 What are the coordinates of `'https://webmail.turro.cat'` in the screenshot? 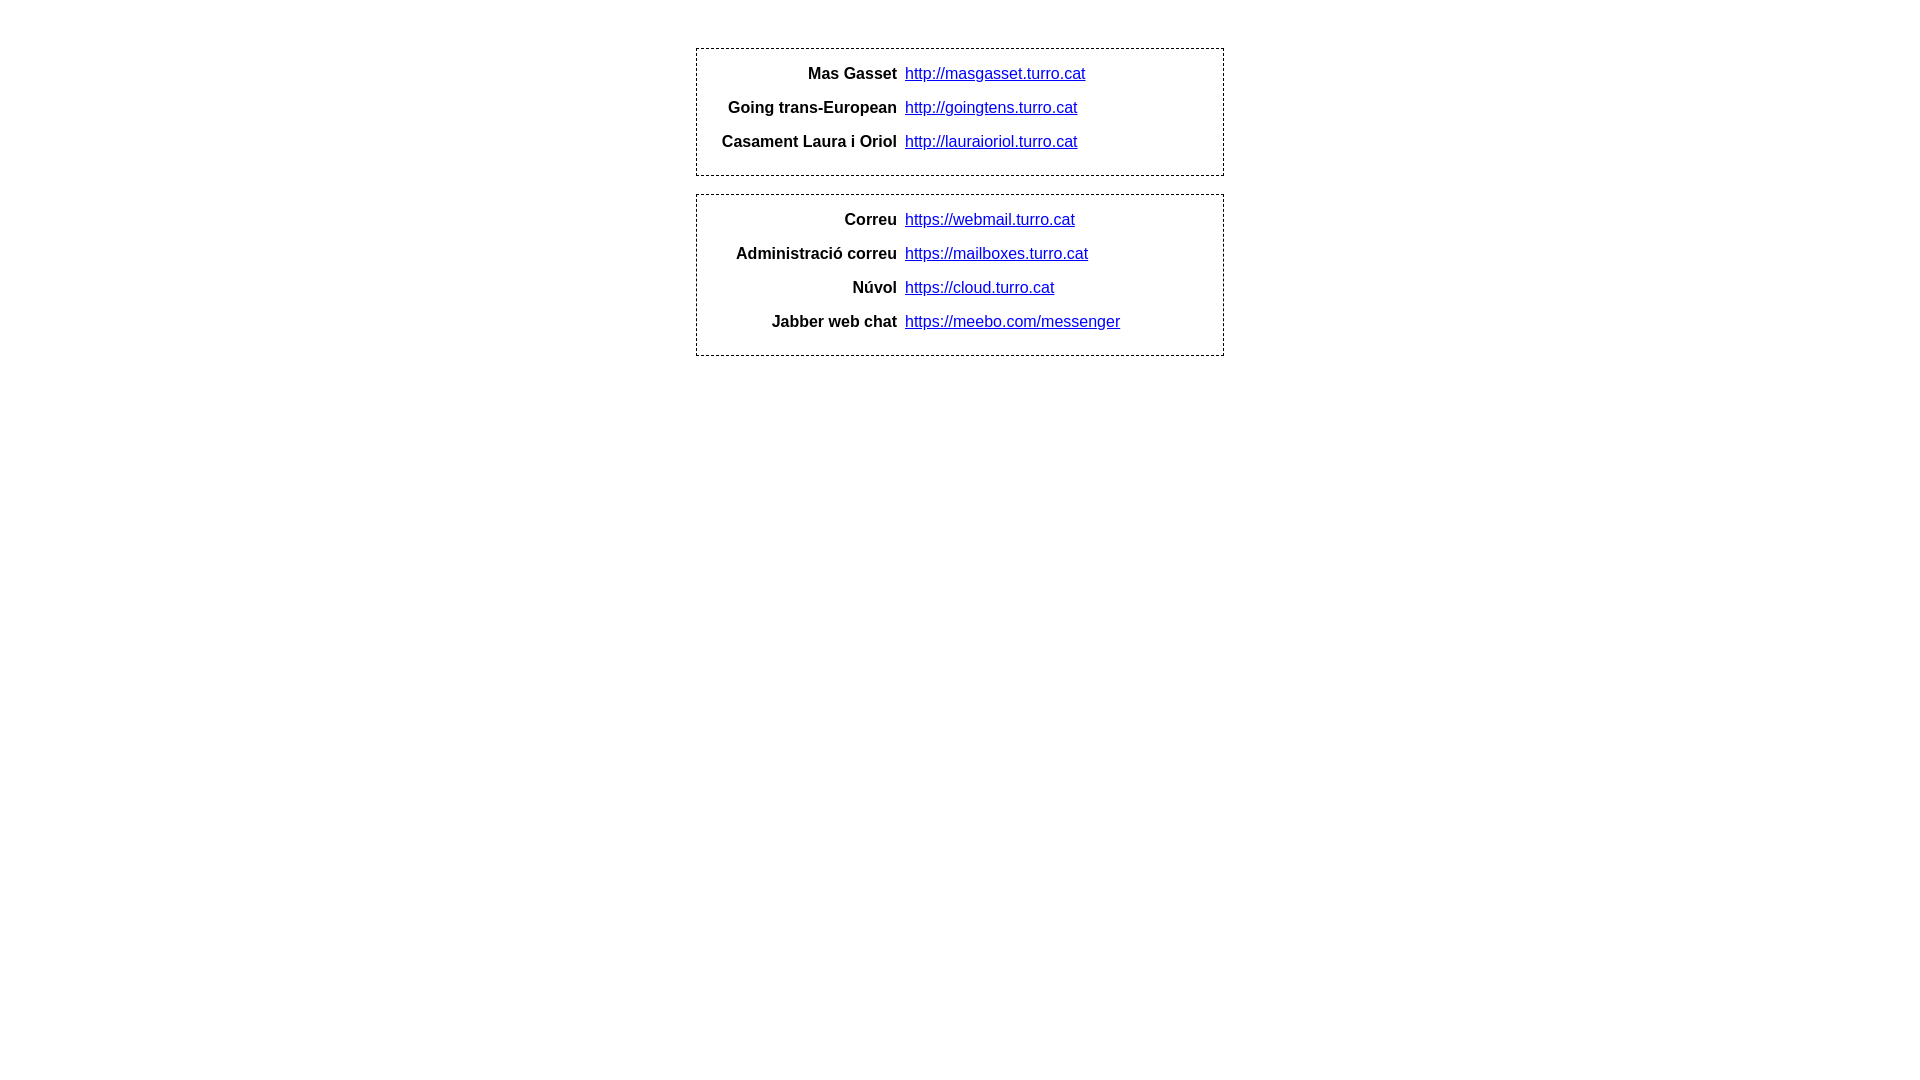 It's located at (989, 219).